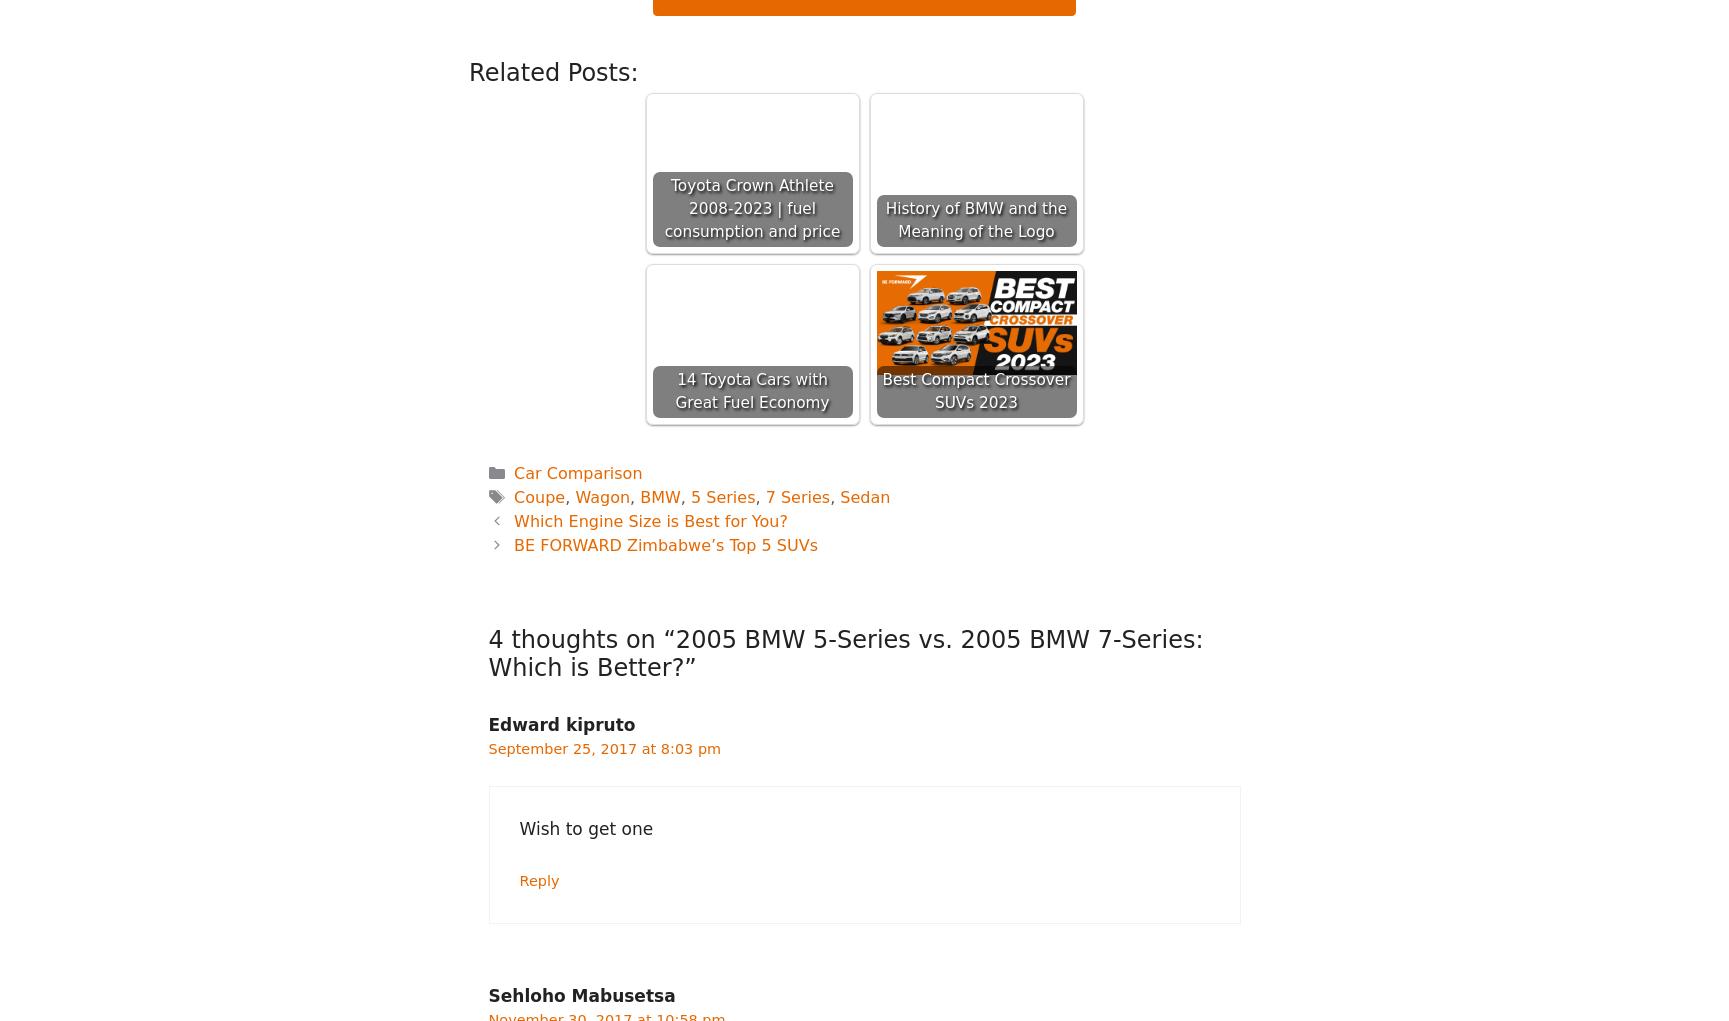 This screenshot has height=1021, width=1729. What do you see at coordinates (581, 995) in the screenshot?
I see `'Sehloho Mabusetsa'` at bounding box center [581, 995].